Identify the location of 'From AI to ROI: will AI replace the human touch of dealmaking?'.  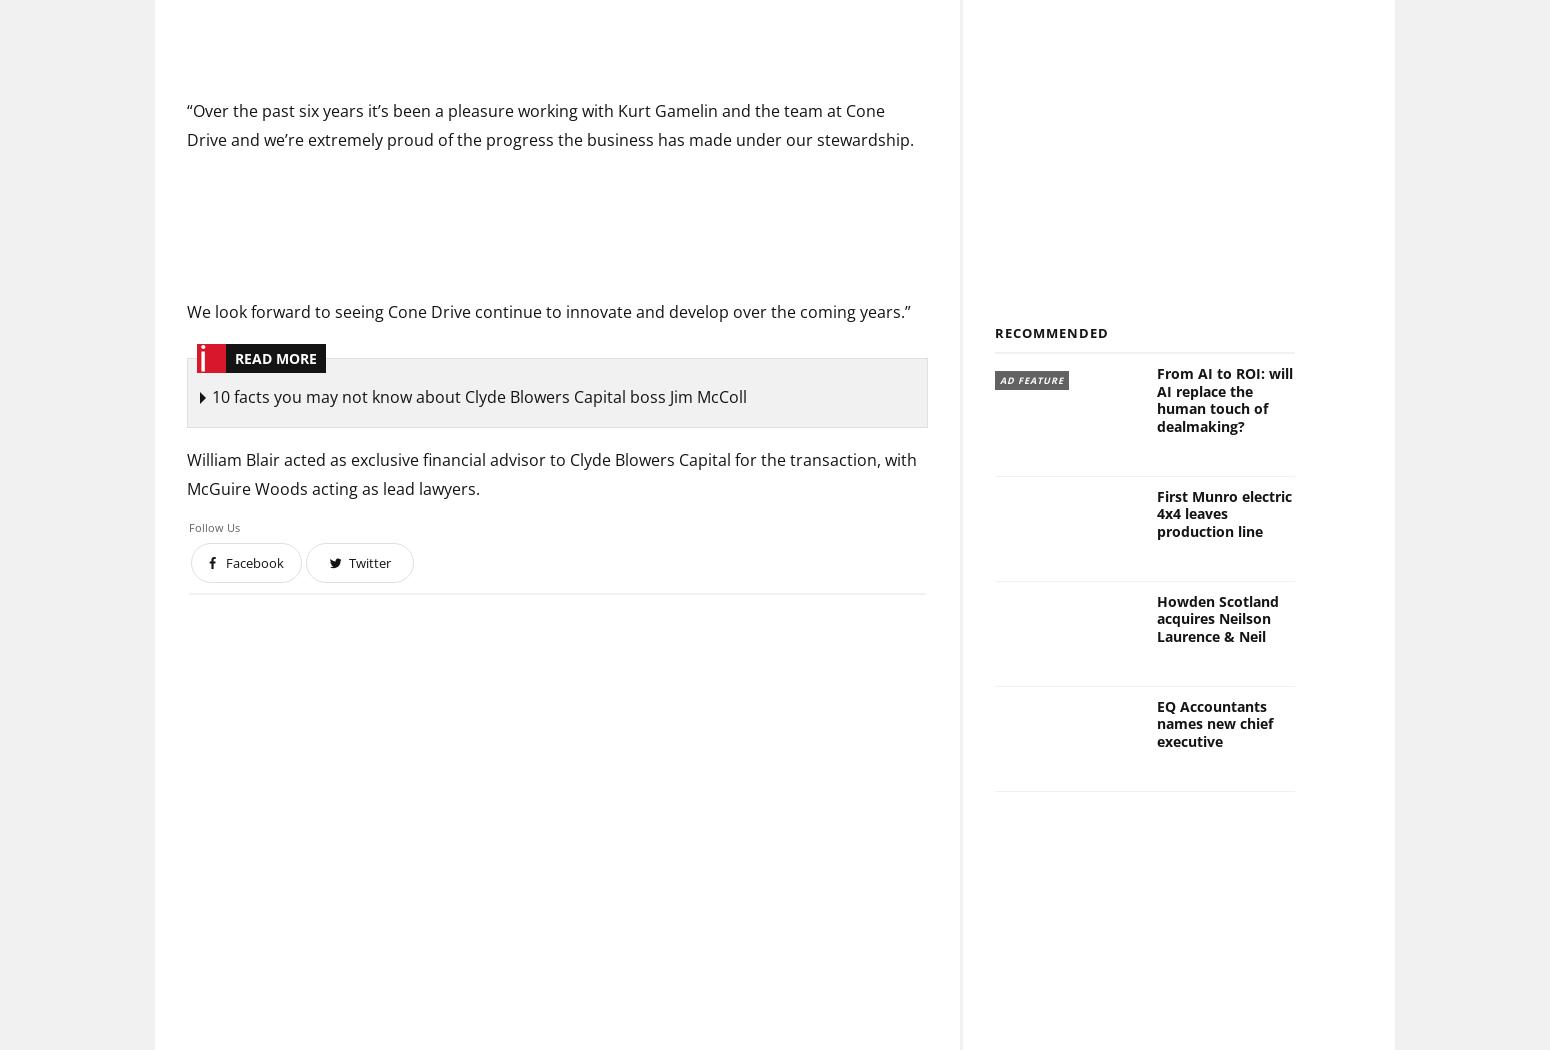
(1224, 400).